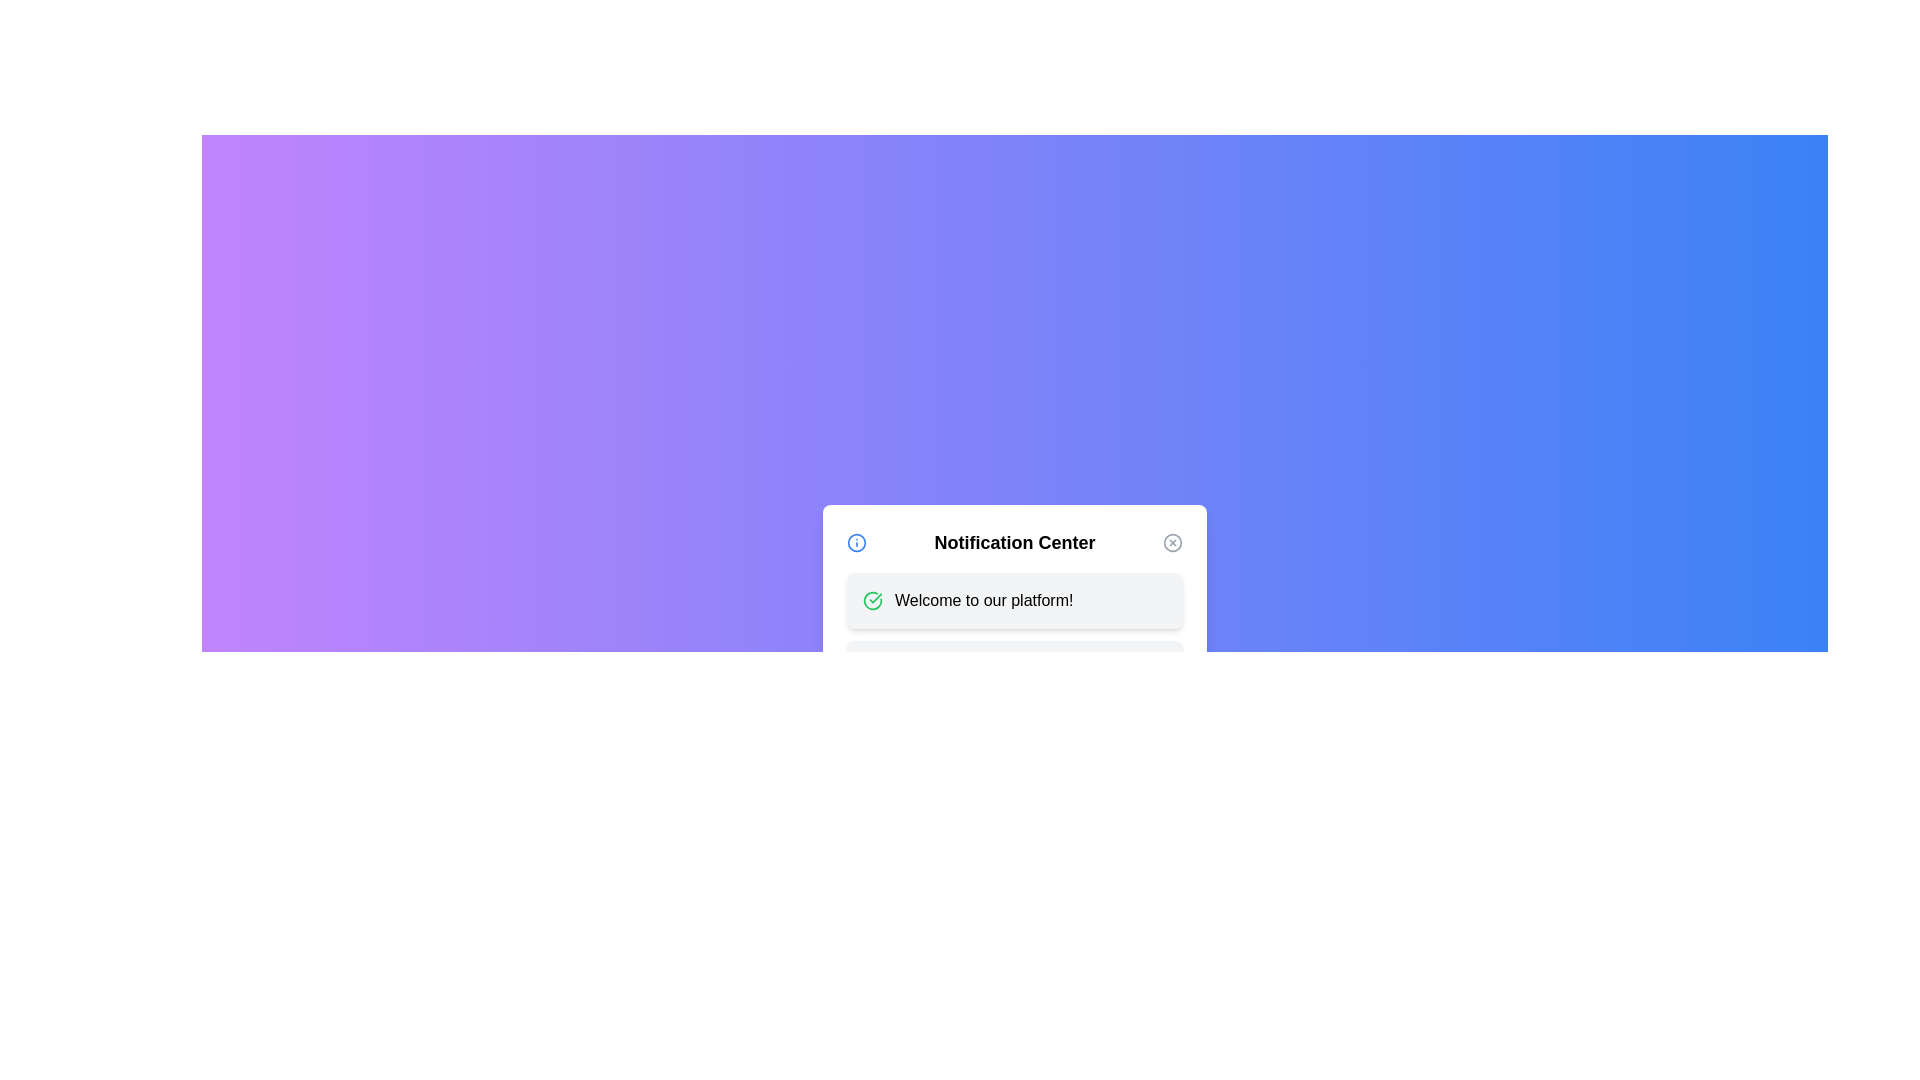  What do you see at coordinates (873, 600) in the screenshot?
I see `the circular icon with a green checkmark on a white background located next to the message 'Welcome to our platform!'` at bounding box center [873, 600].